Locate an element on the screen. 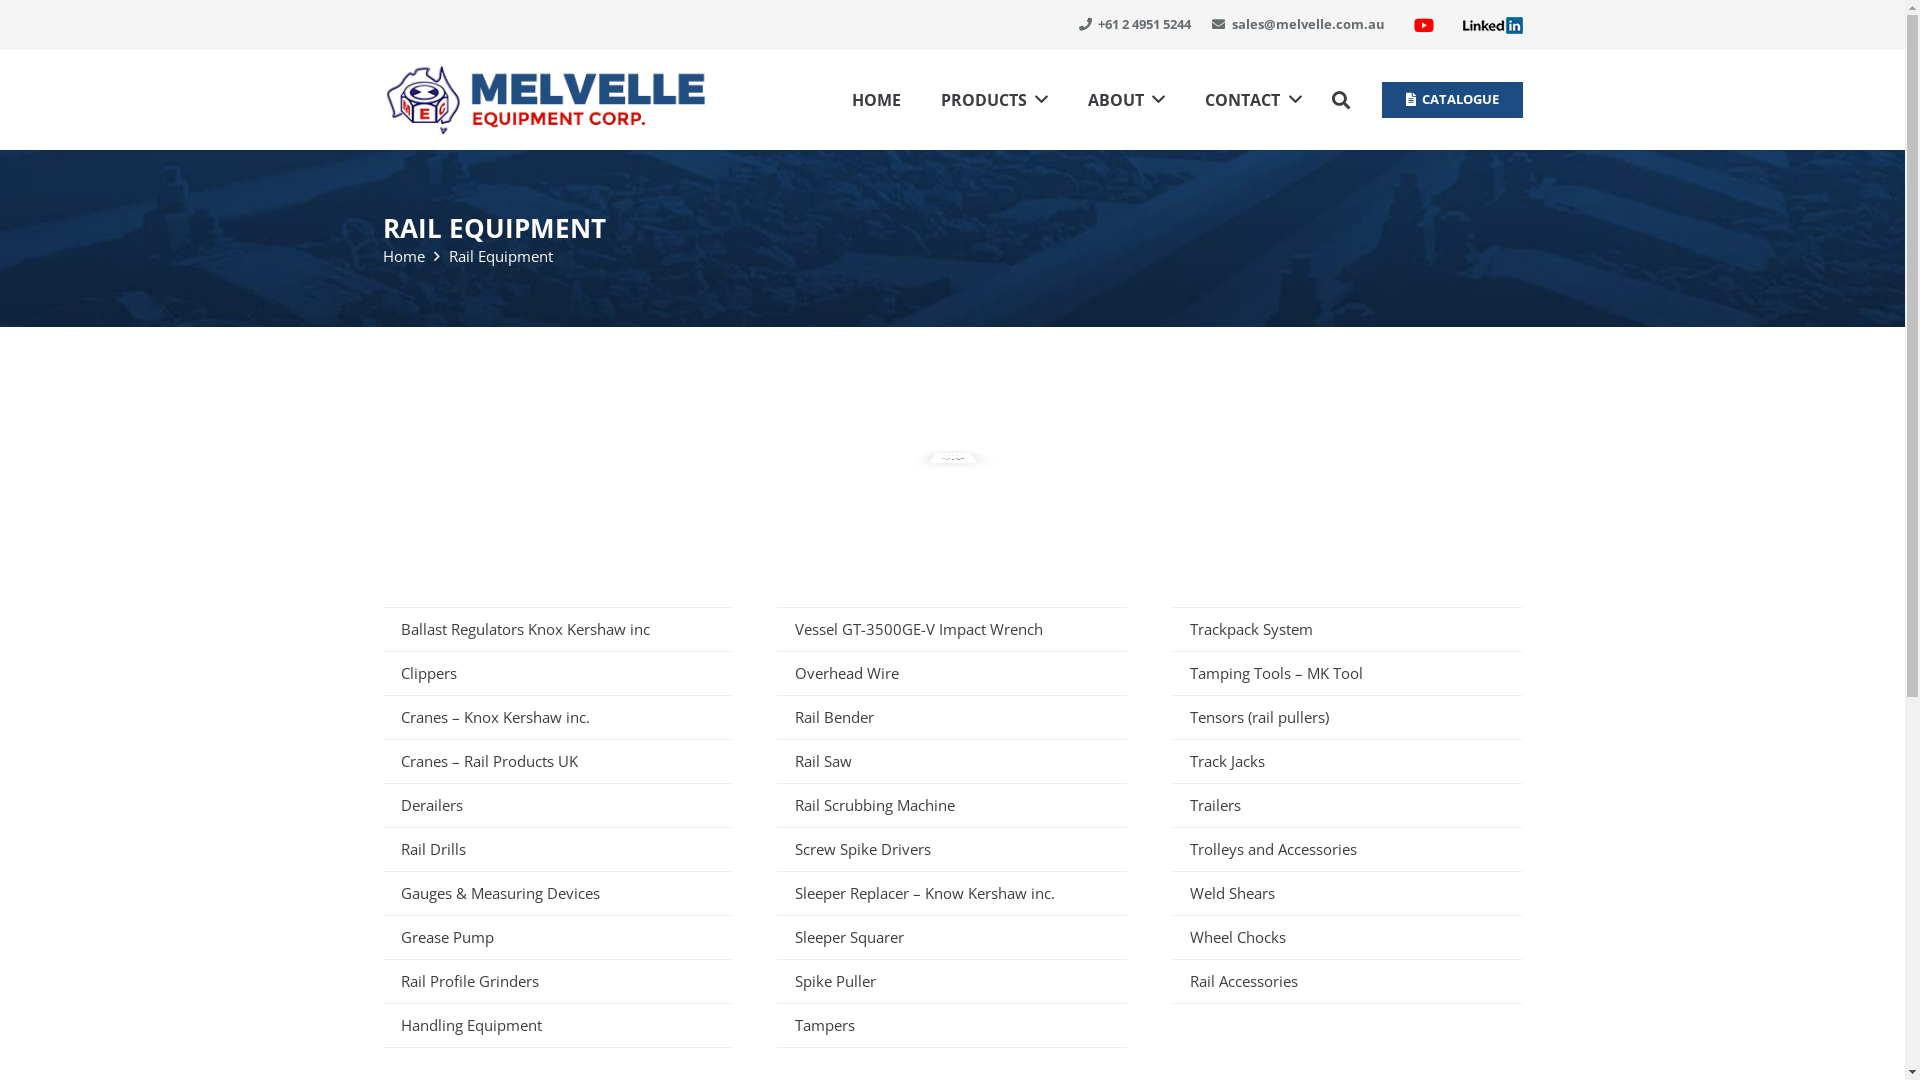 The height and width of the screenshot is (1080, 1920). 'Rail Profile Grinders' is located at coordinates (556, 979).